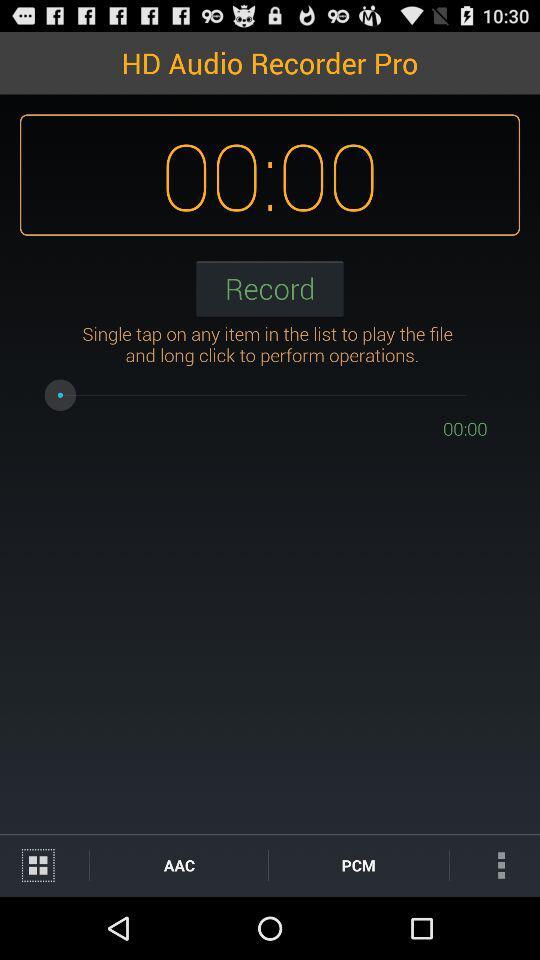  I want to click on aac, so click(179, 864).